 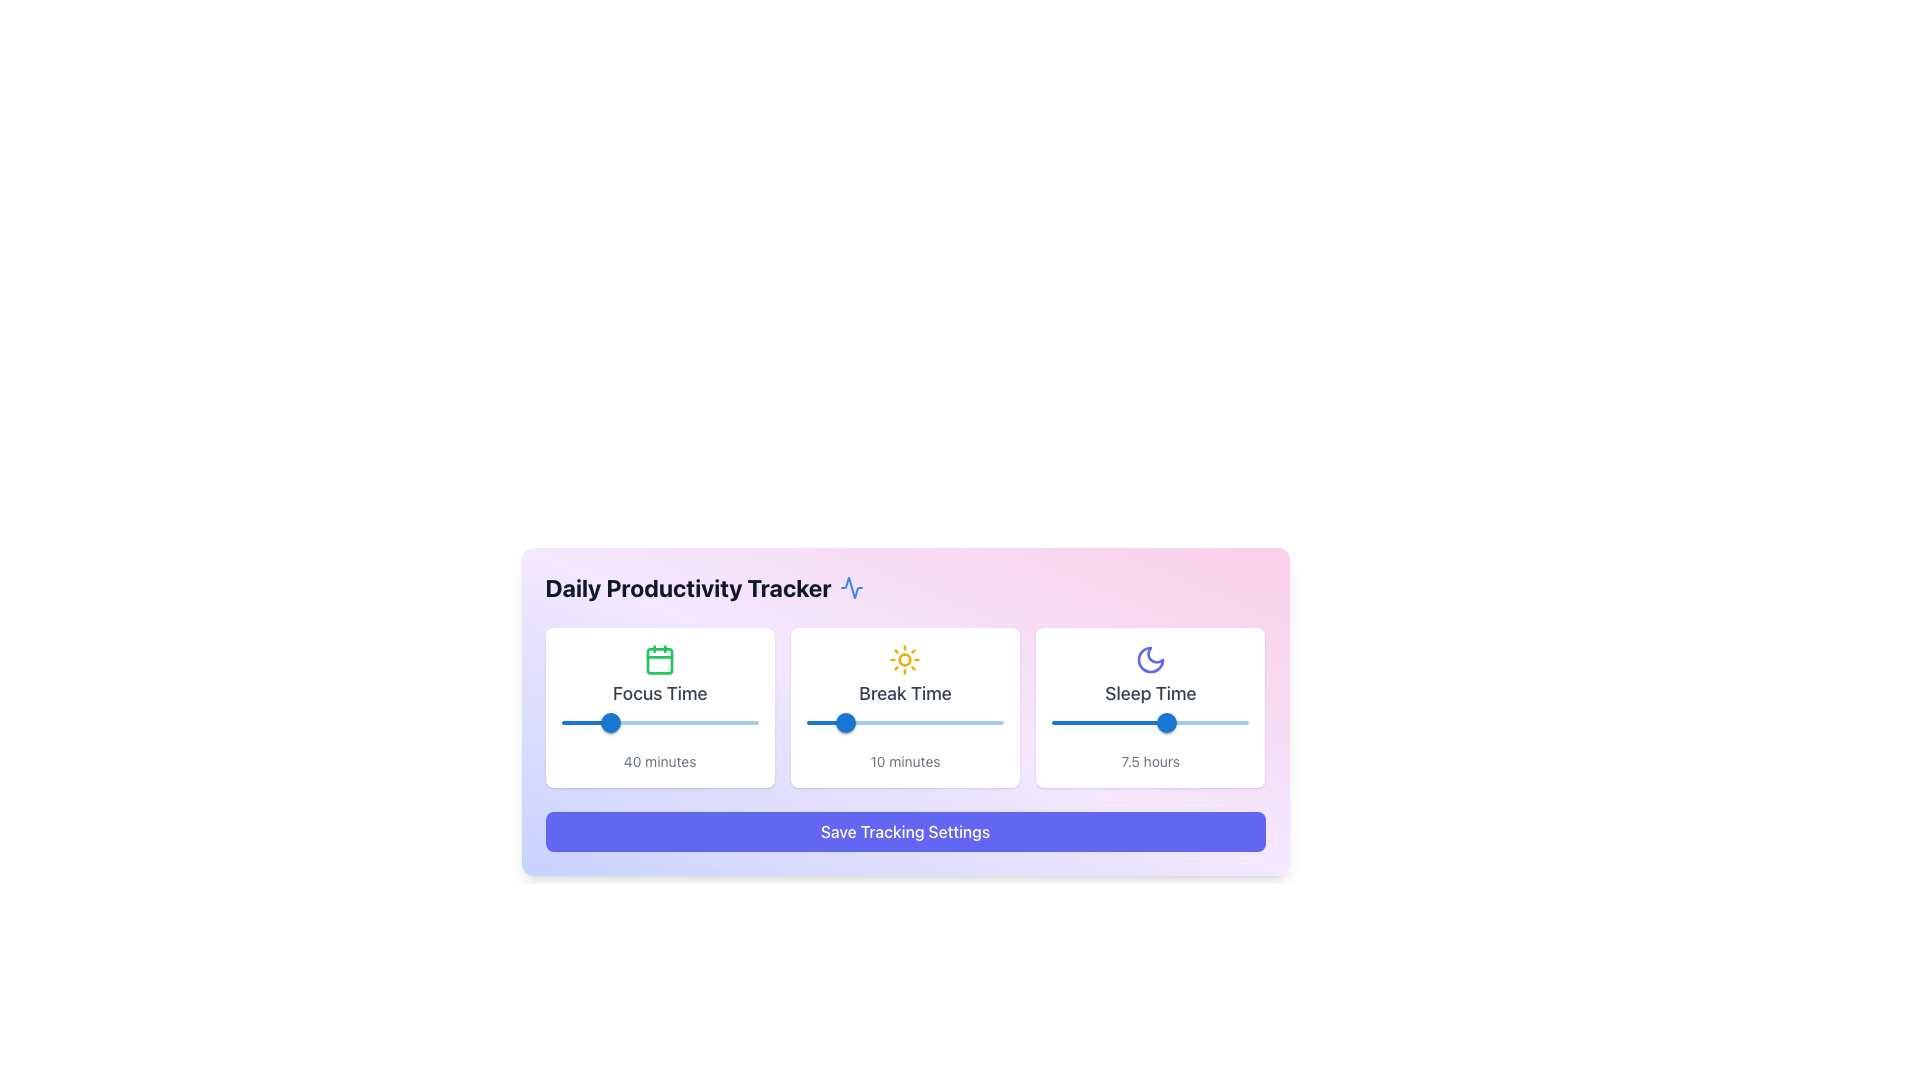 What do you see at coordinates (1000, 722) in the screenshot?
I see `break time` at bounding box center [1000, 722].